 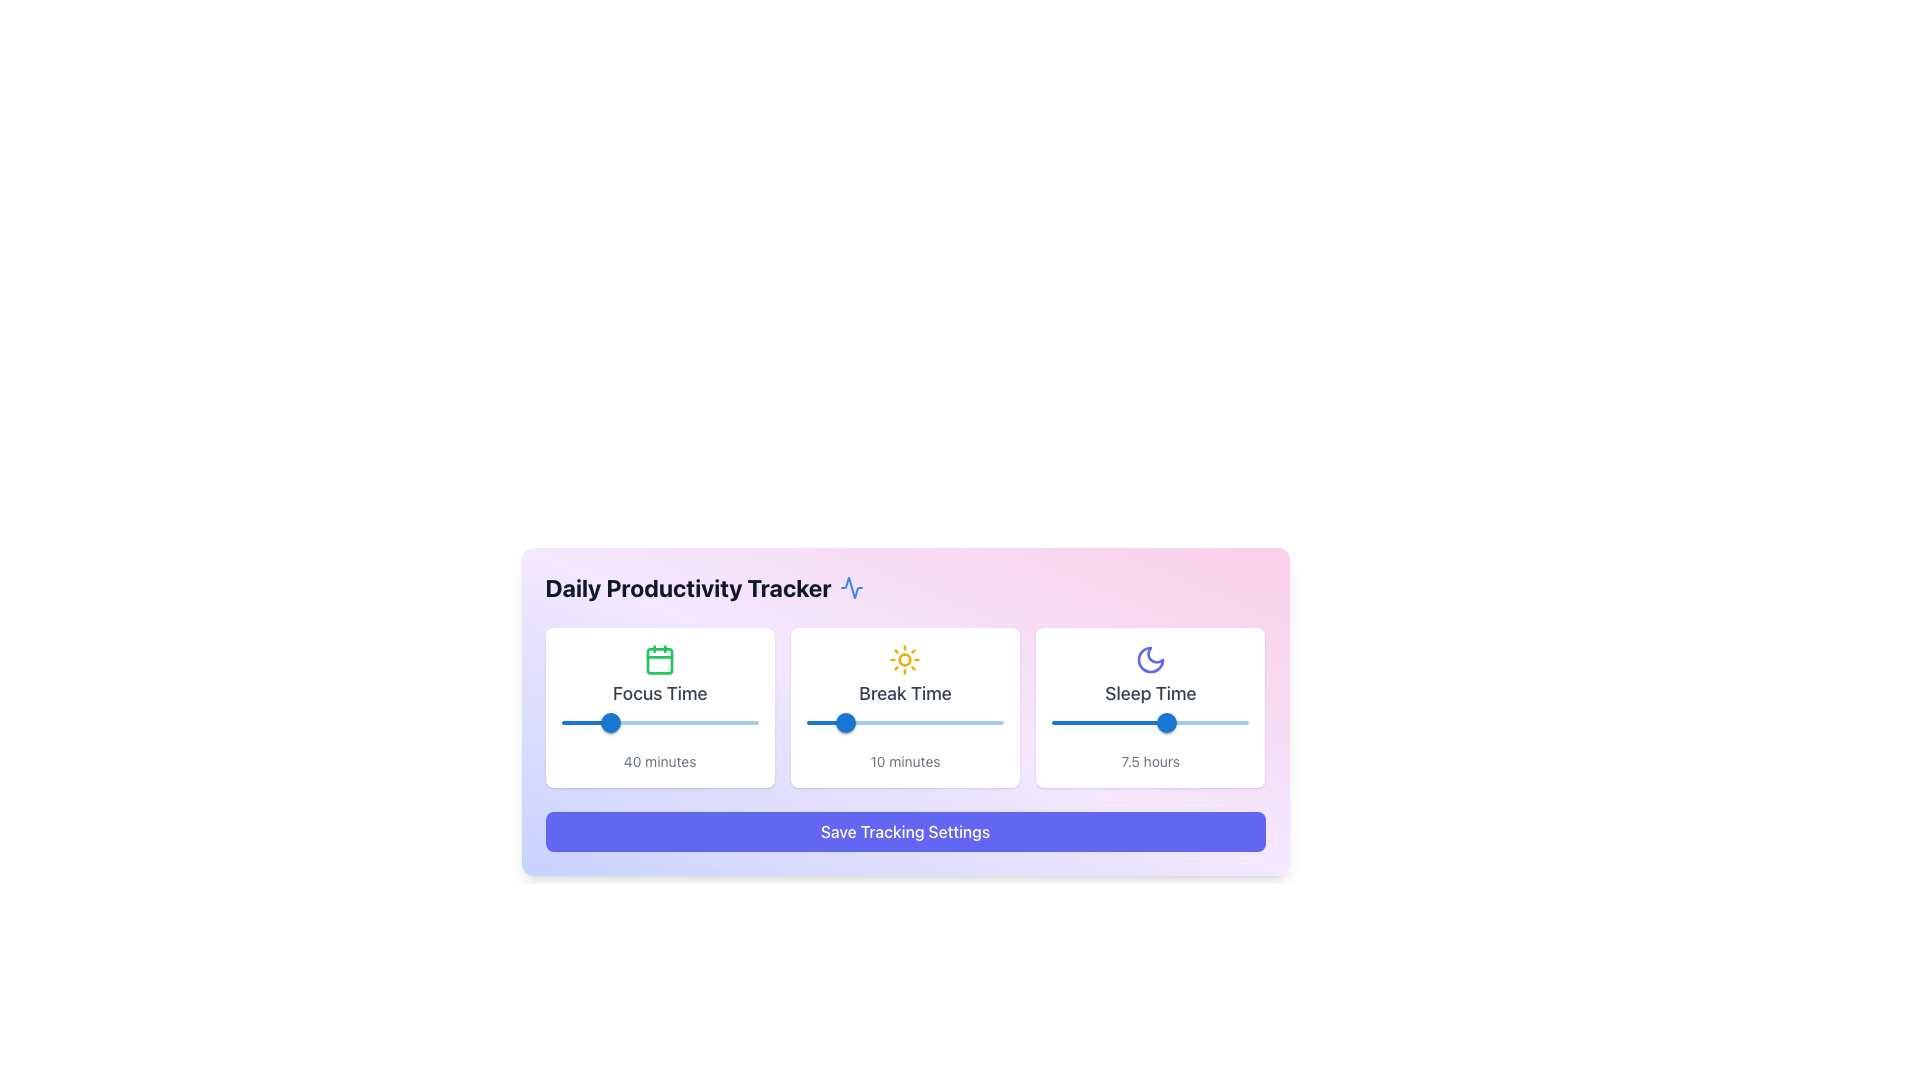 What do you see at coordinates (1000, 722) in the screenshot?
I see `break time` at bounding box center [1000, 722].